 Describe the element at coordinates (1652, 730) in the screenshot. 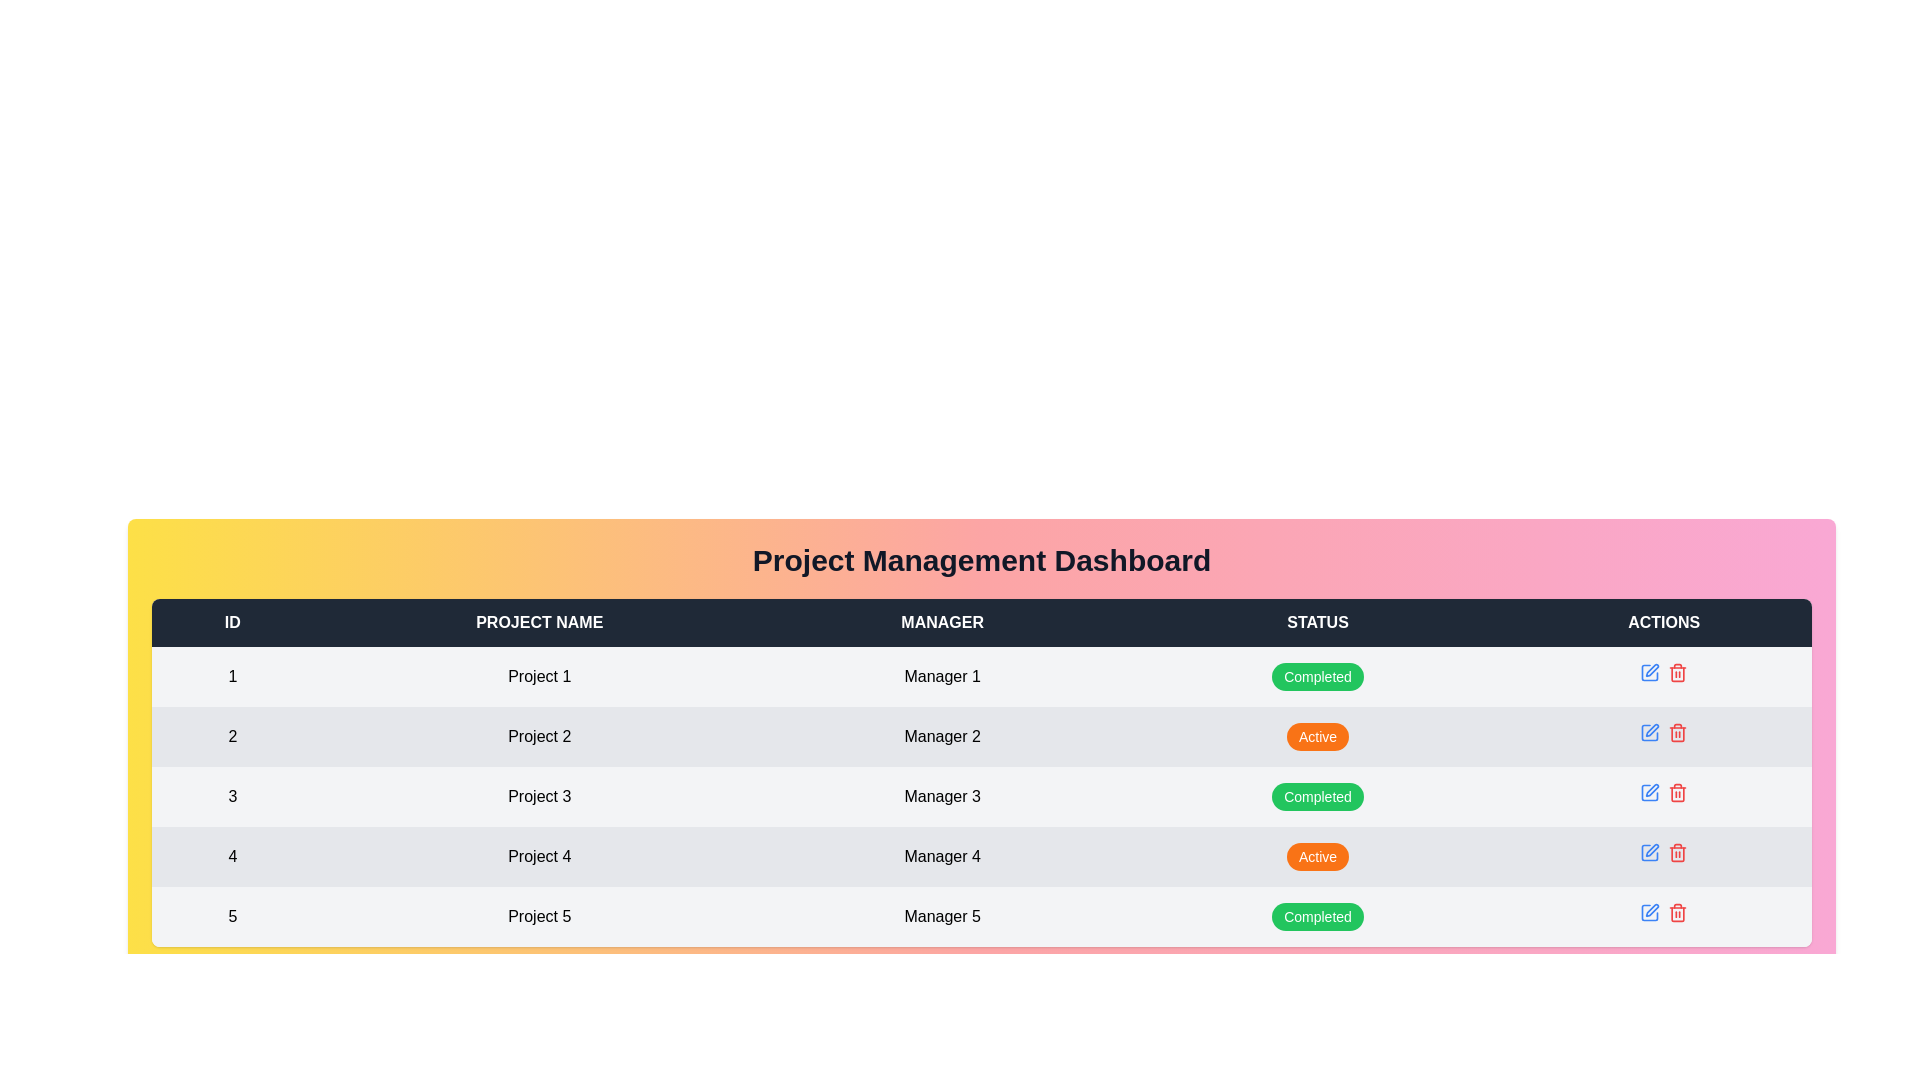

I see `the edit icon button located in the 'Actions' column of the third row of the table` at that location.